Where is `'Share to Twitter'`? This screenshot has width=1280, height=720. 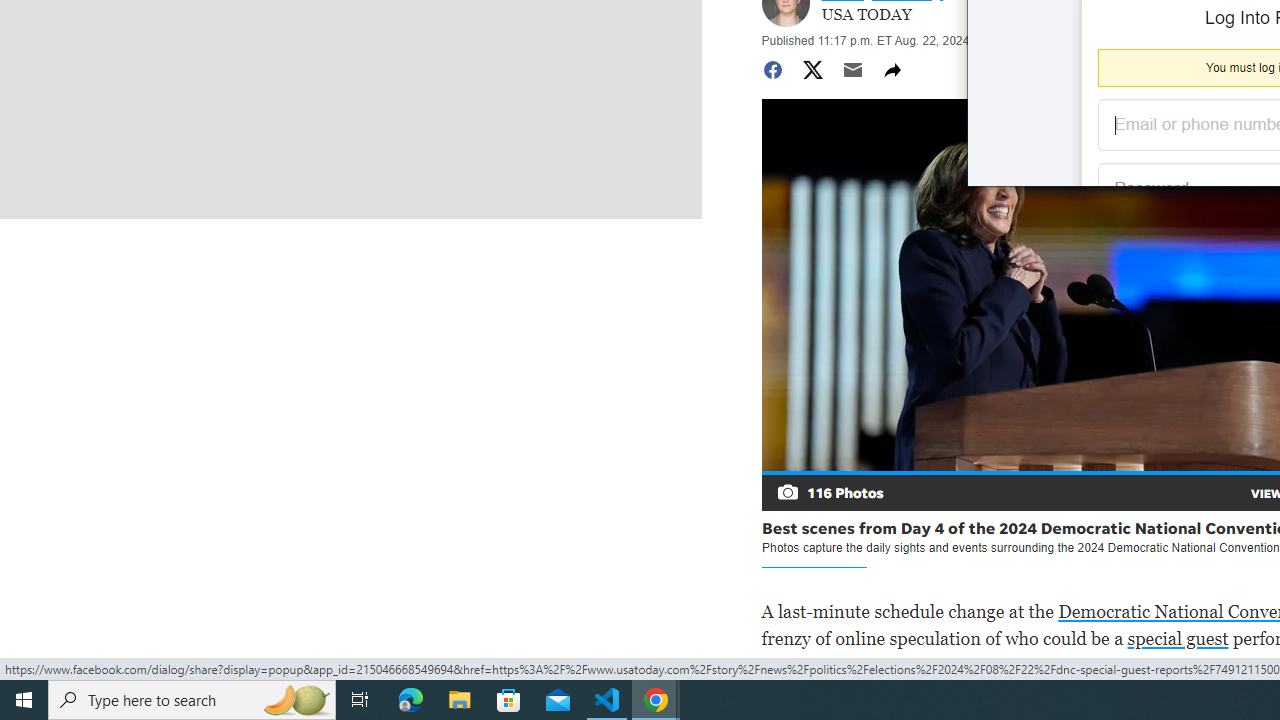 'Share to Twitter' is located at coordinates (812, 68).